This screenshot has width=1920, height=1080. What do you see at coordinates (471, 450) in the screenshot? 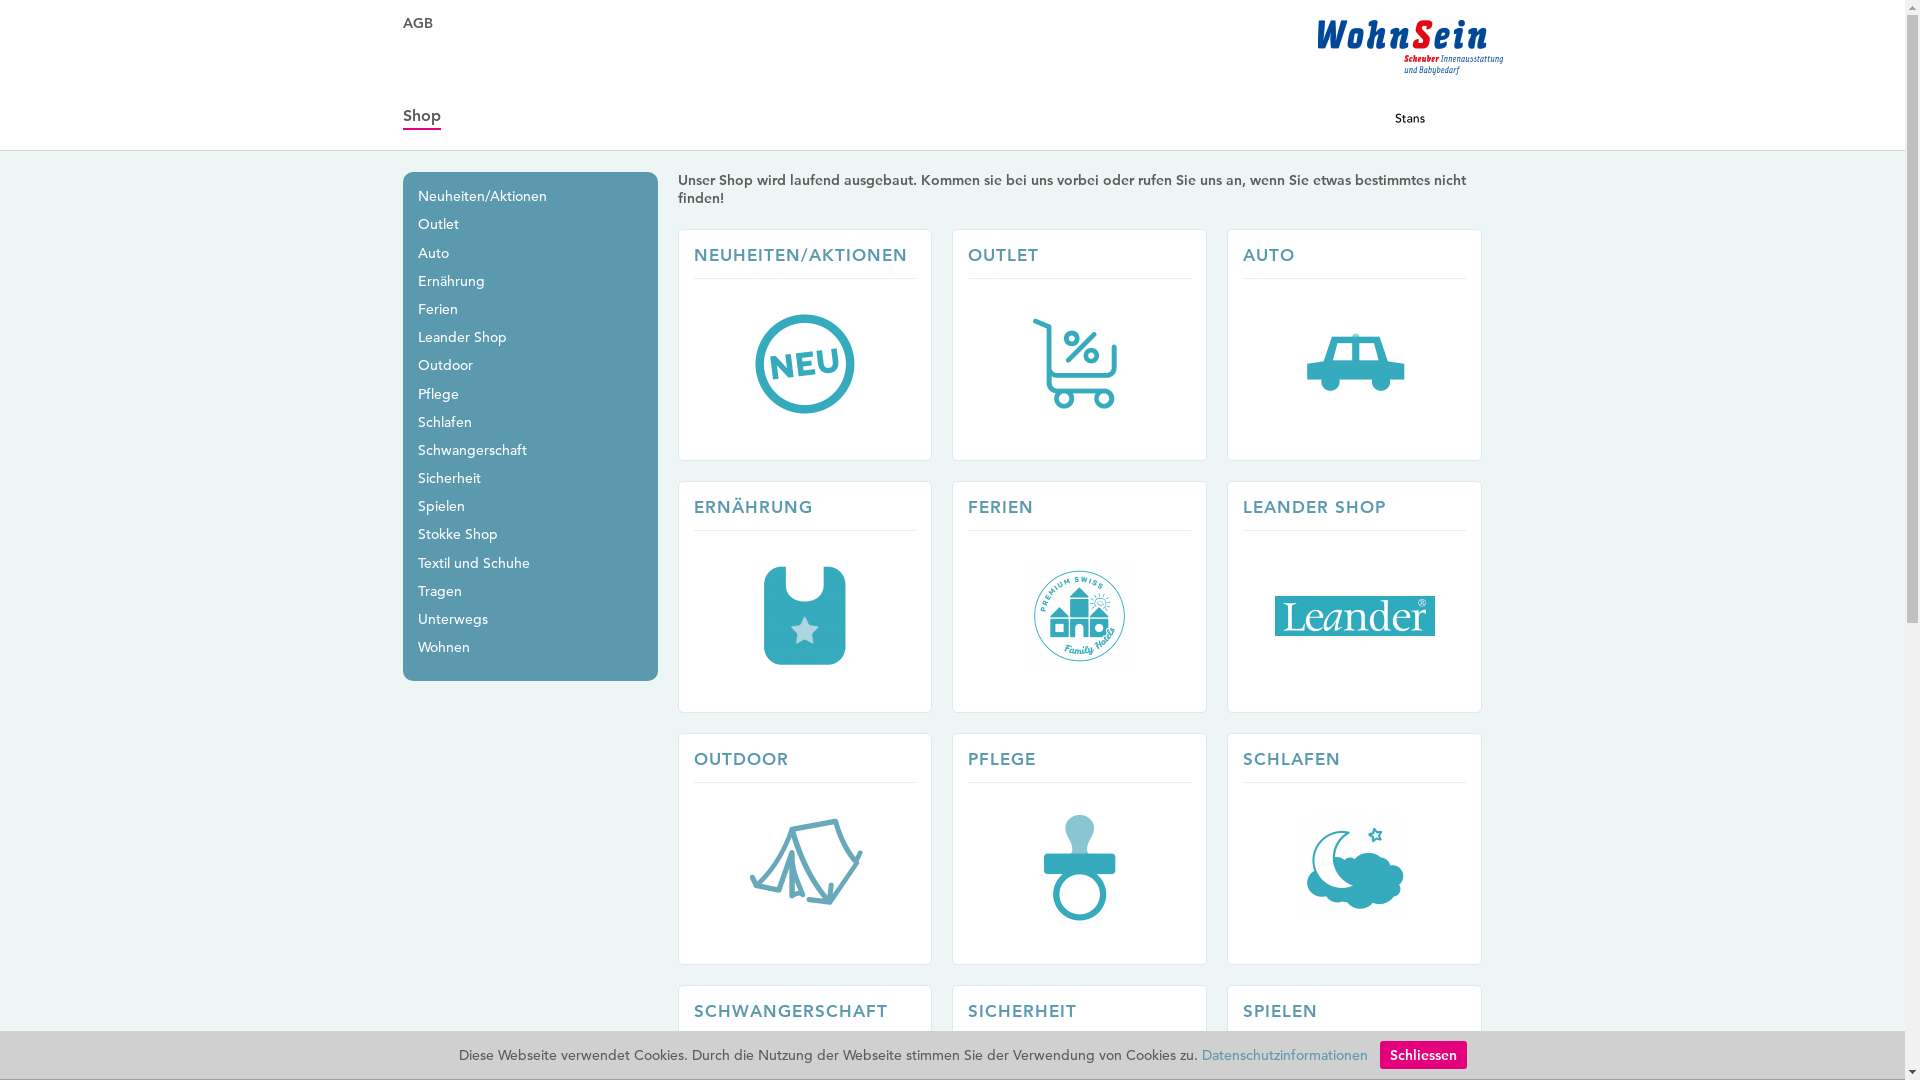
I see `'Schwangerschaft'` at bounding box center [471, 450].